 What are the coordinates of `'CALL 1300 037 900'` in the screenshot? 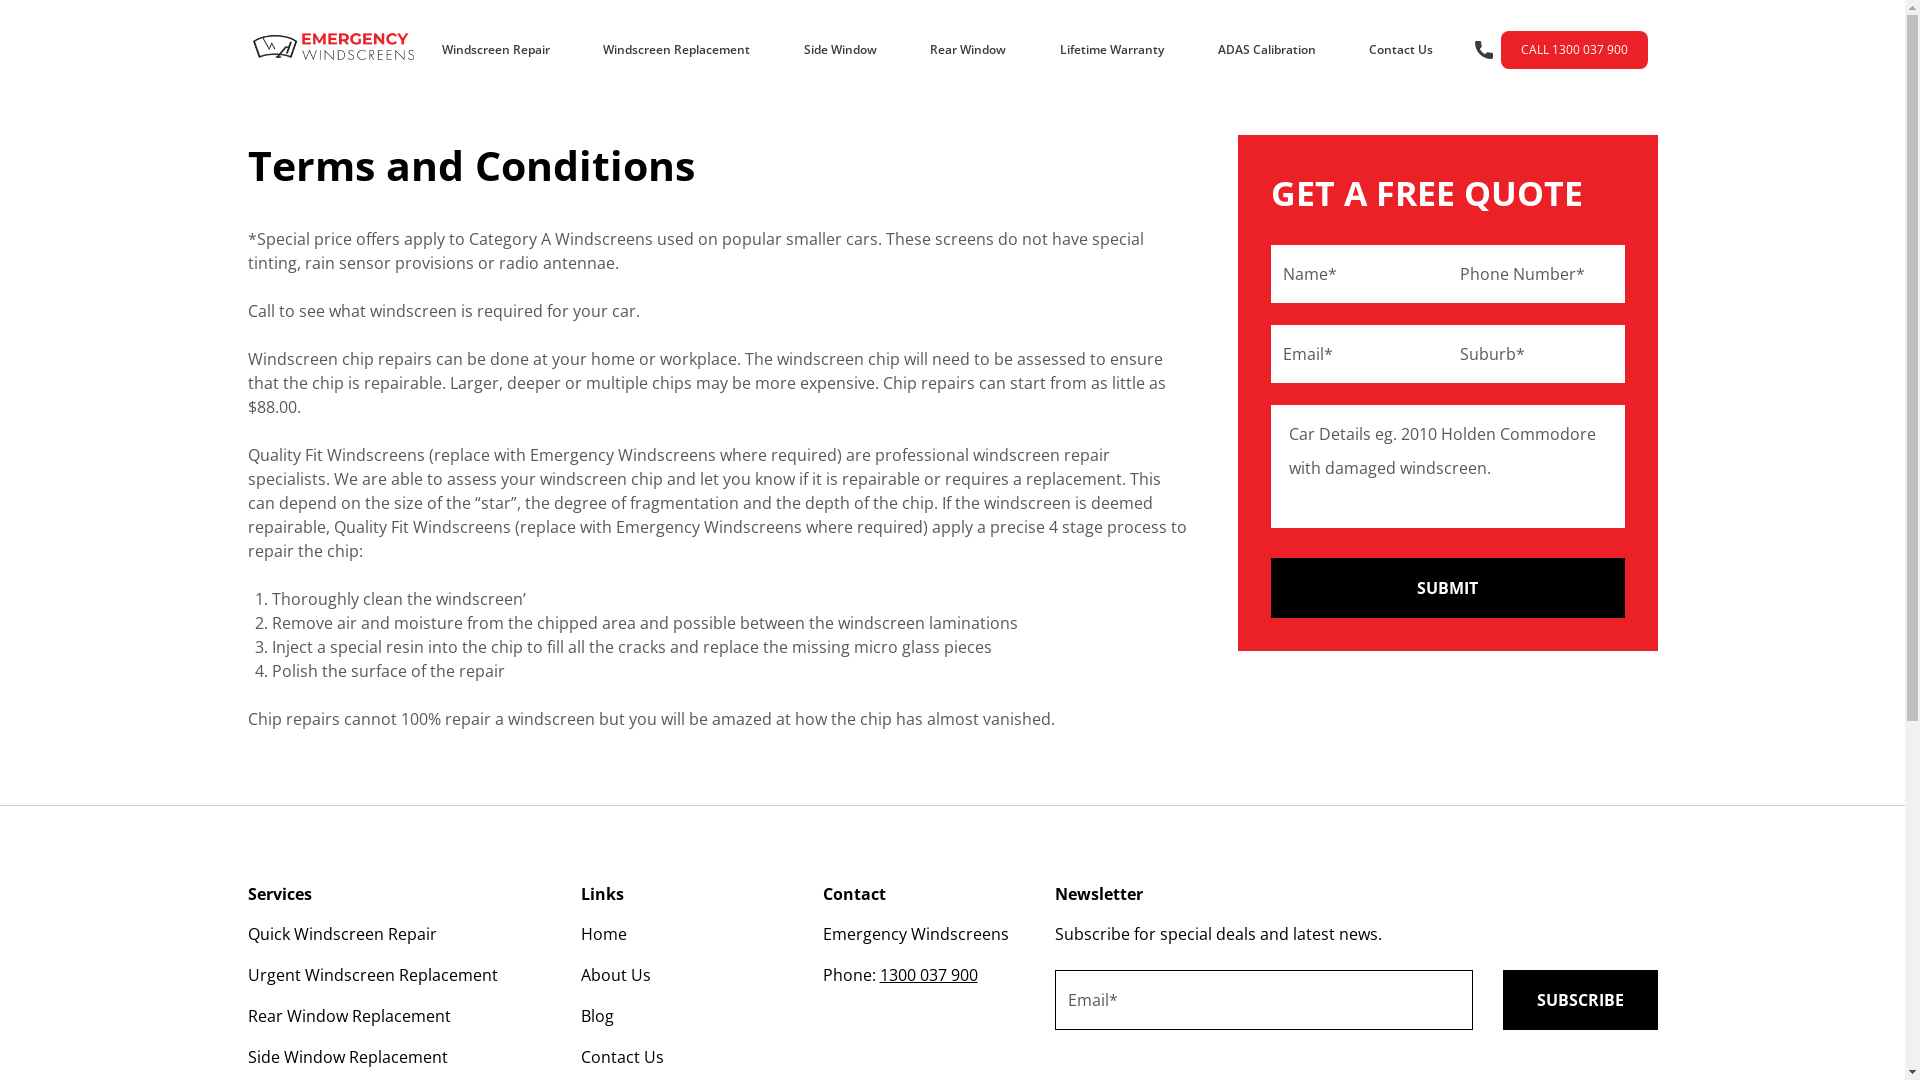 It's located at (1556, 49).